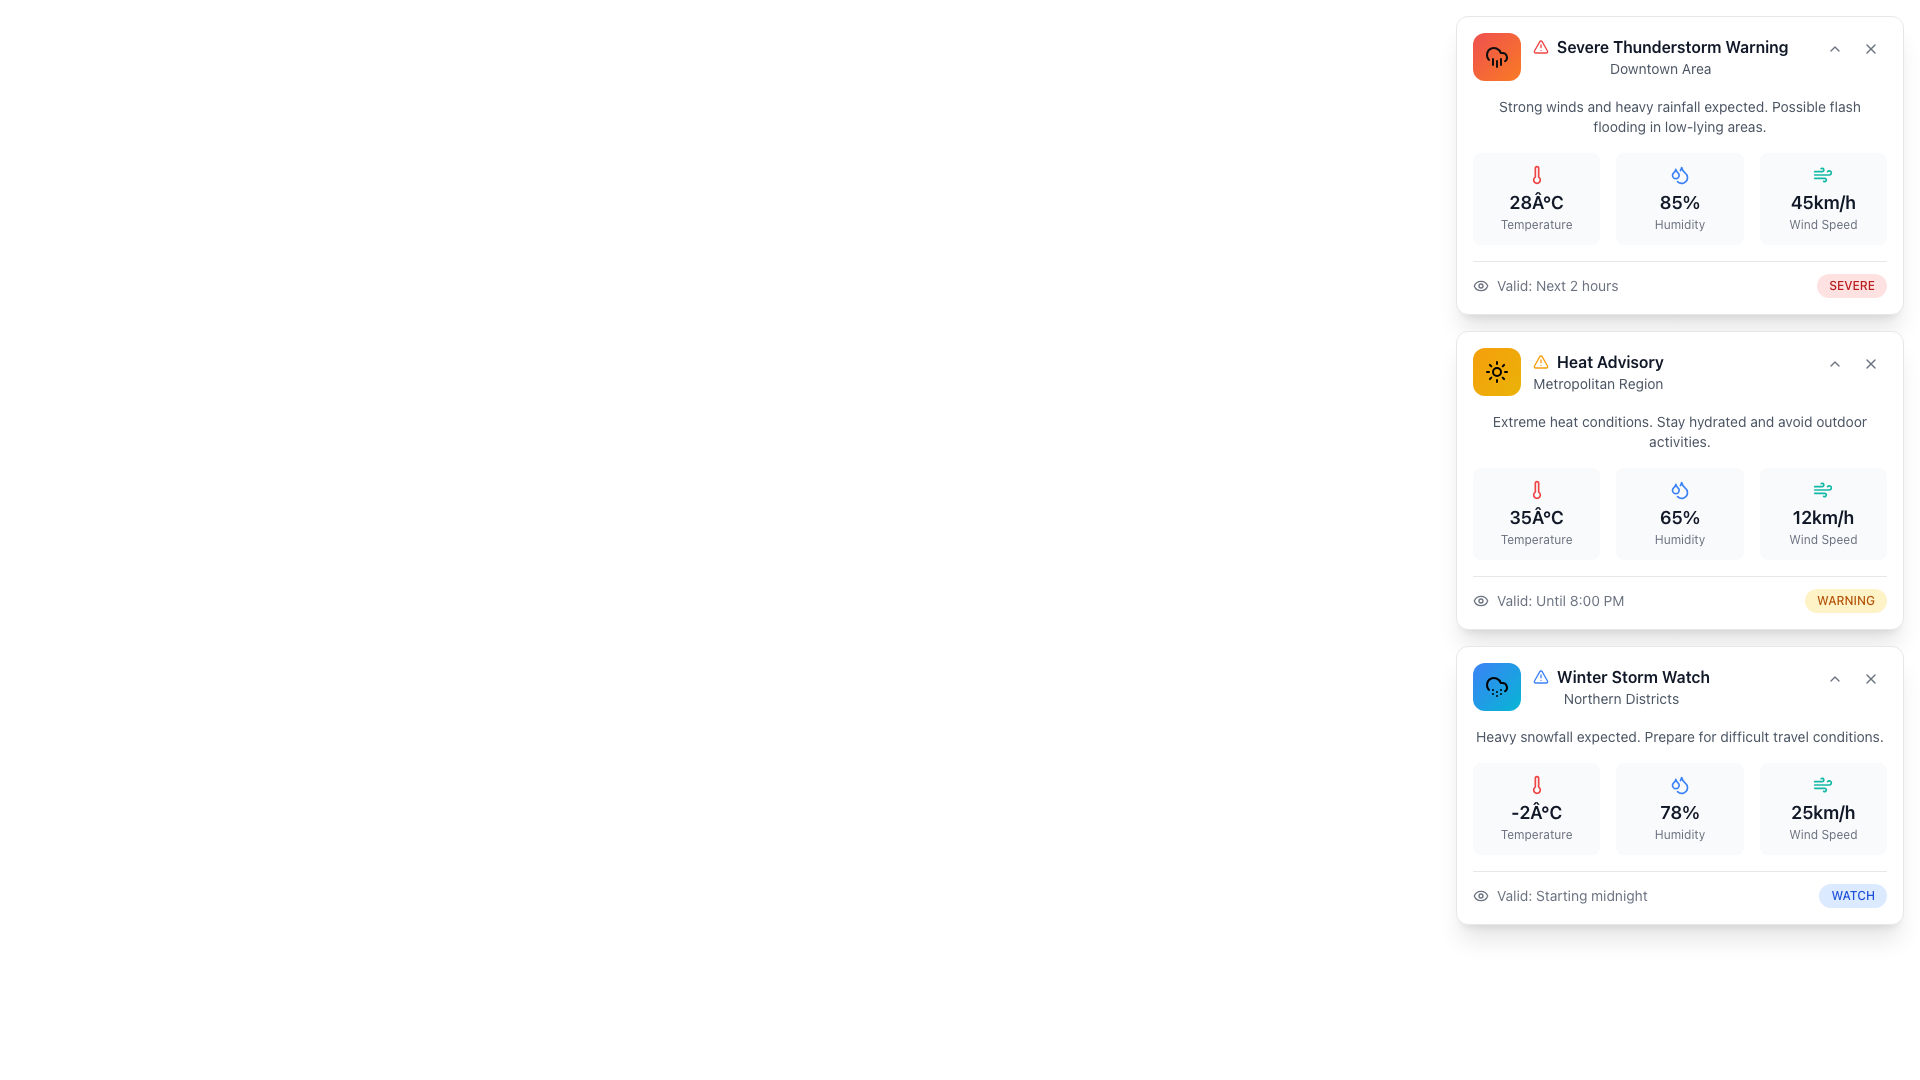 The height and width of the screenshot is (1080, 1920). I want to click on displayed information from the middle card showing '85%' humidity and 'Humidity' below it in a weather metrics grid, so click(1680, 199).